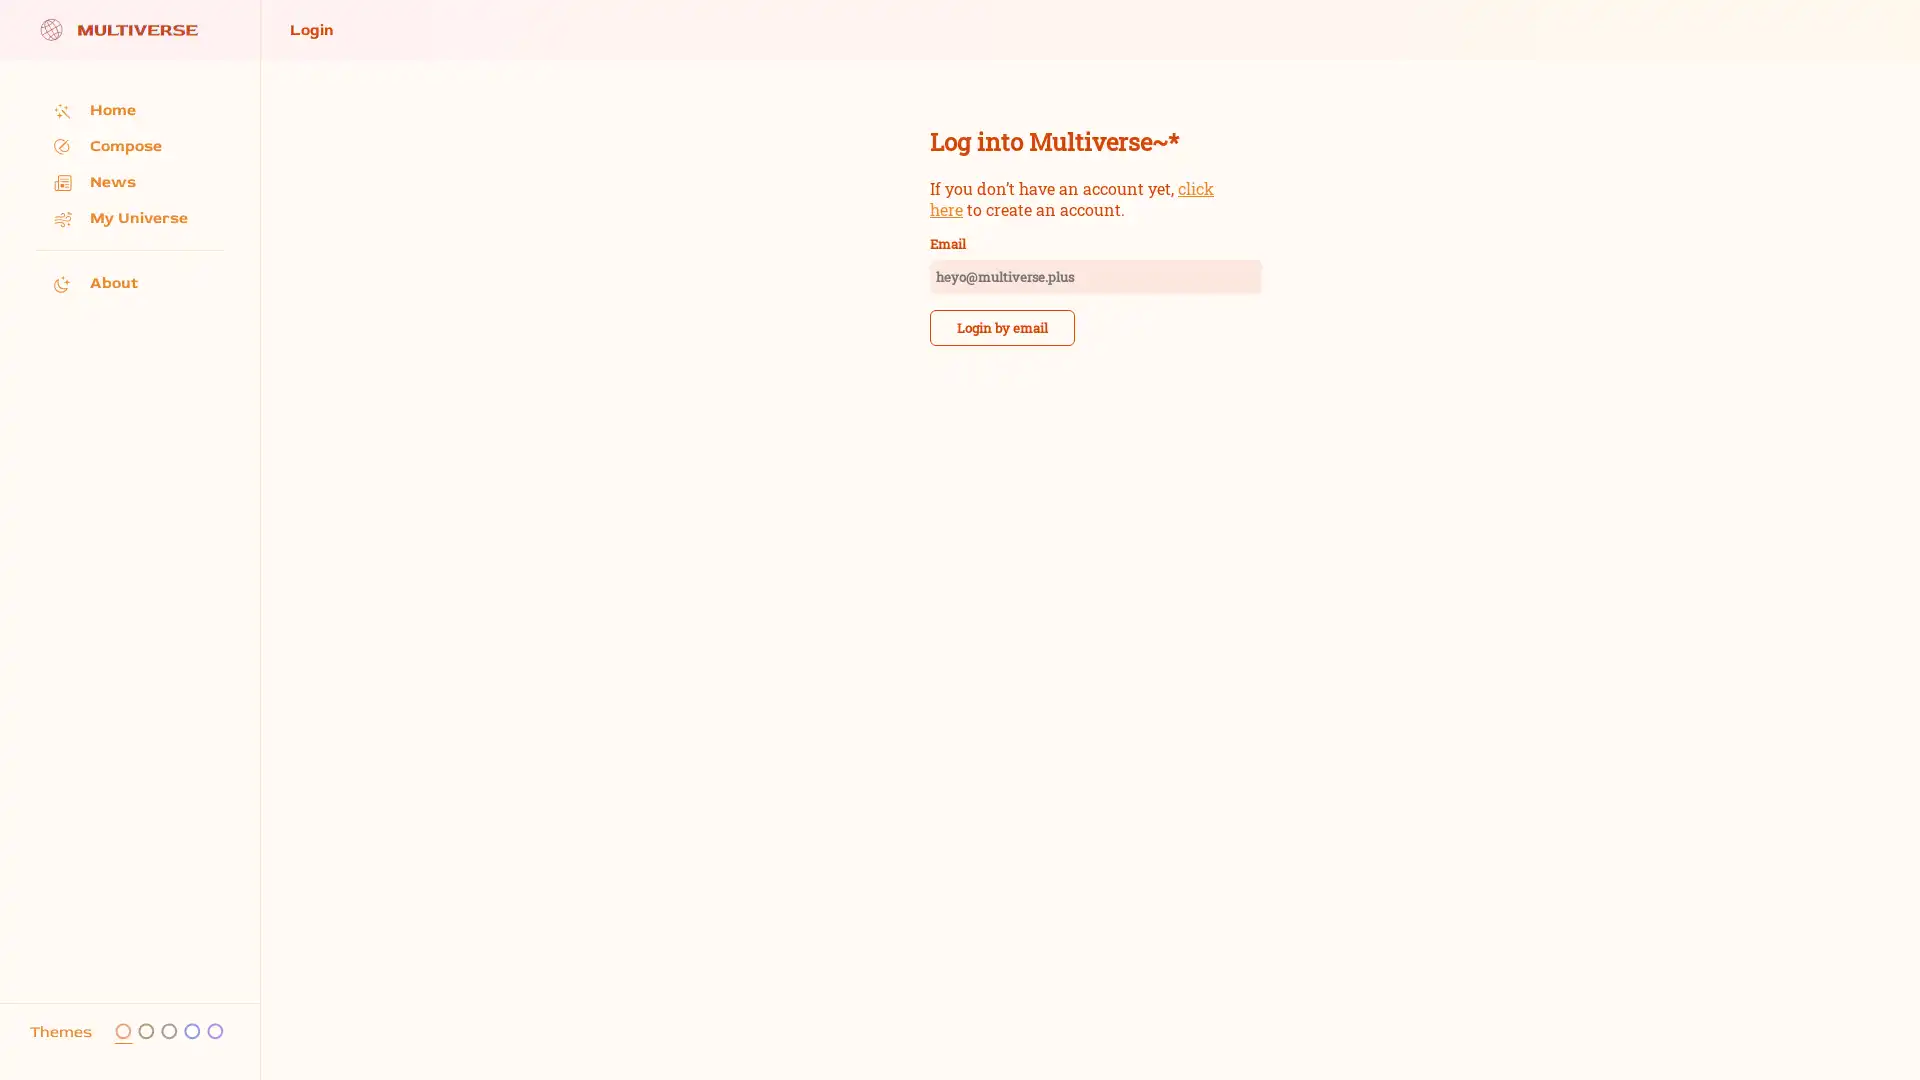  What do you see at coordinates (1002, 326) in the screenshot?
I see `Login by email` at bounding box center [1002, 326].